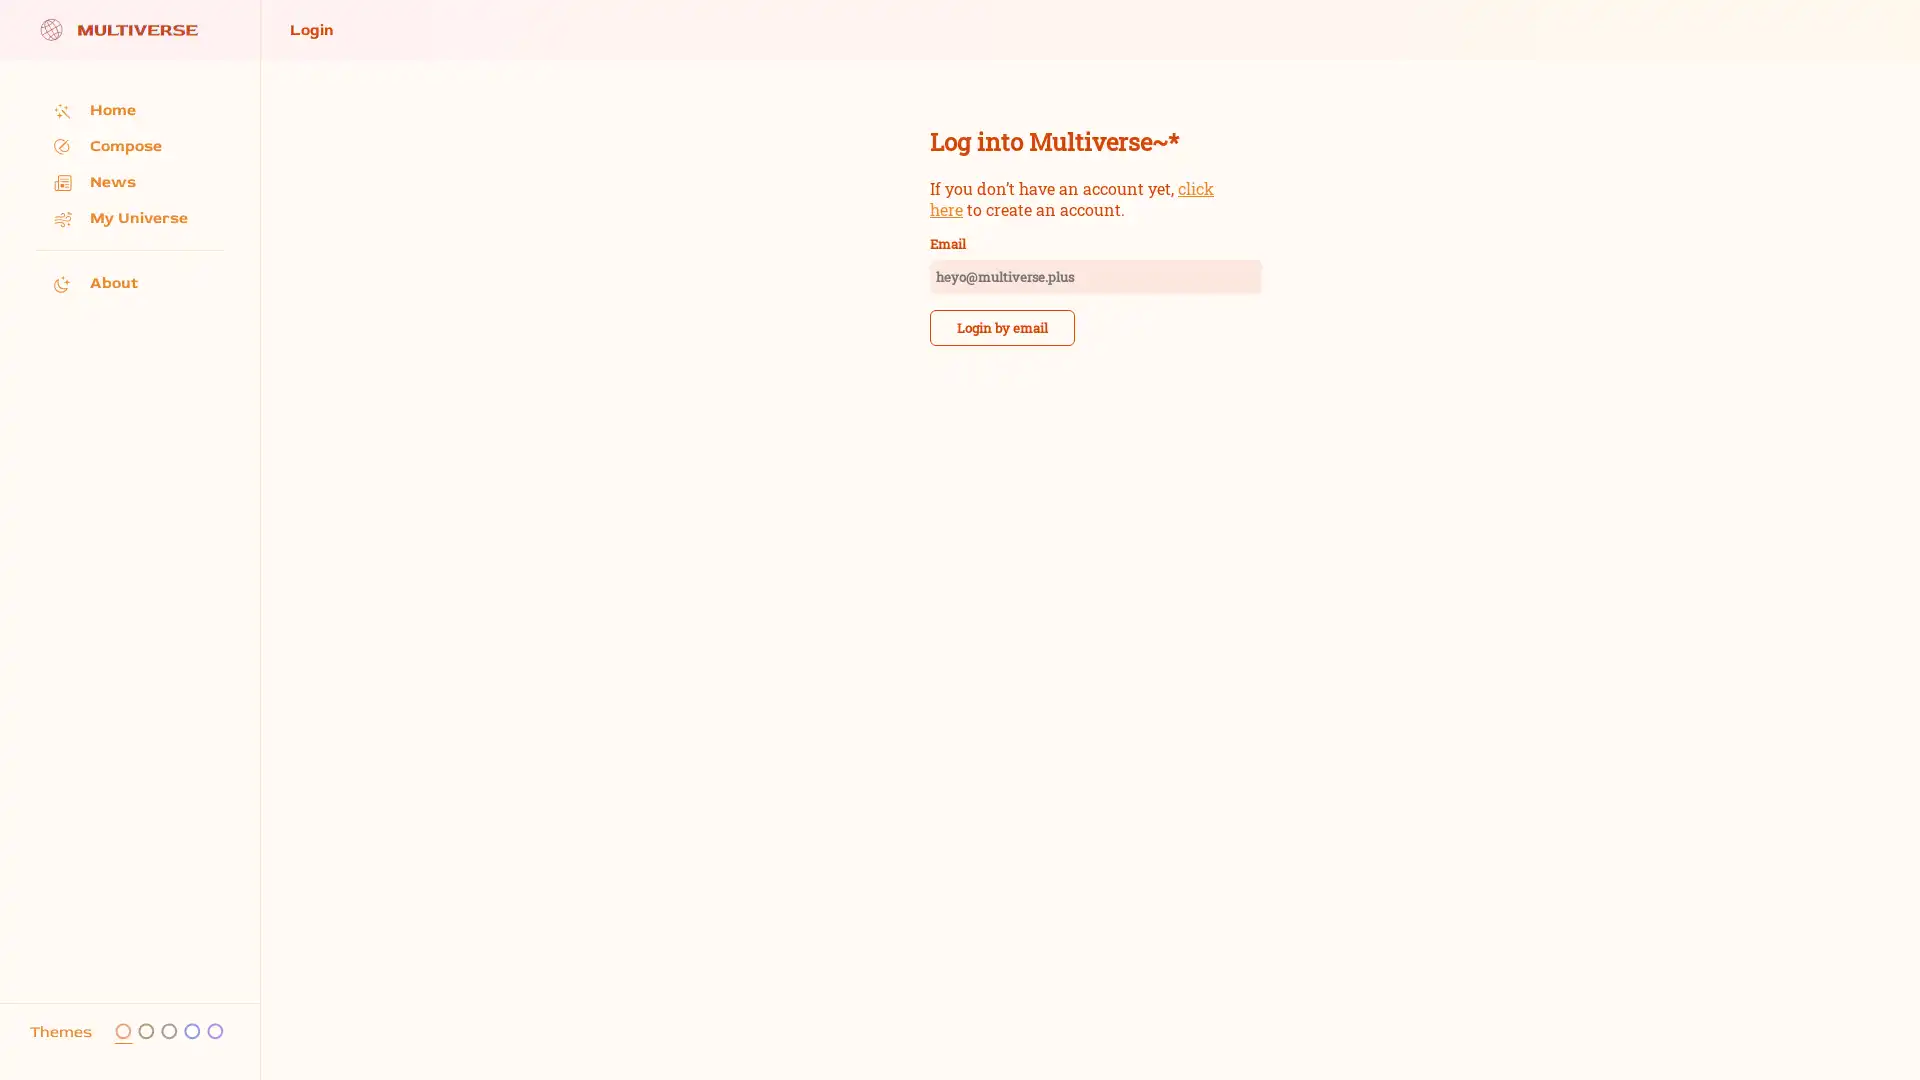  What do you see at coordinates (1002, 326) in the screenshot?
I see `Login by email` at bounding box center [1002, 326].